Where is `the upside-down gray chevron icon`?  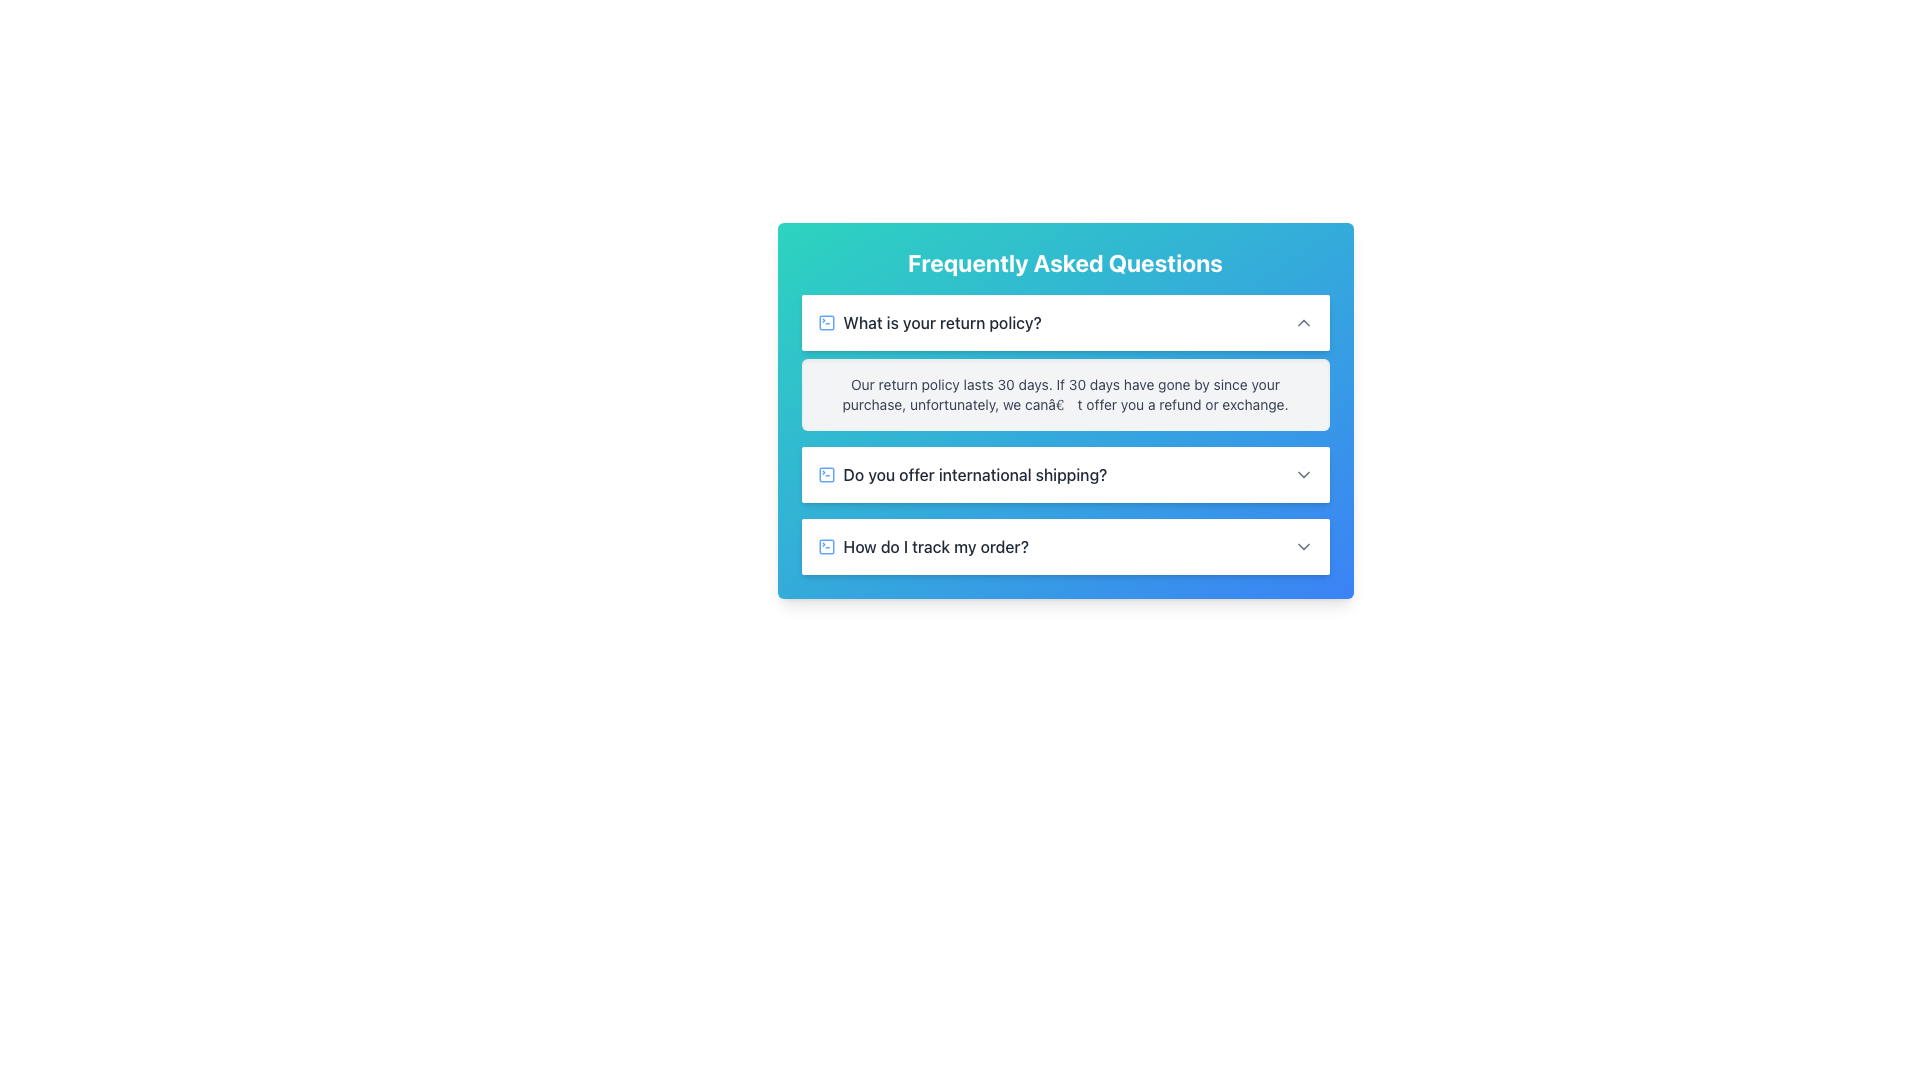 the upside-down gray chevron icon is located at coordinates (1303, 547).